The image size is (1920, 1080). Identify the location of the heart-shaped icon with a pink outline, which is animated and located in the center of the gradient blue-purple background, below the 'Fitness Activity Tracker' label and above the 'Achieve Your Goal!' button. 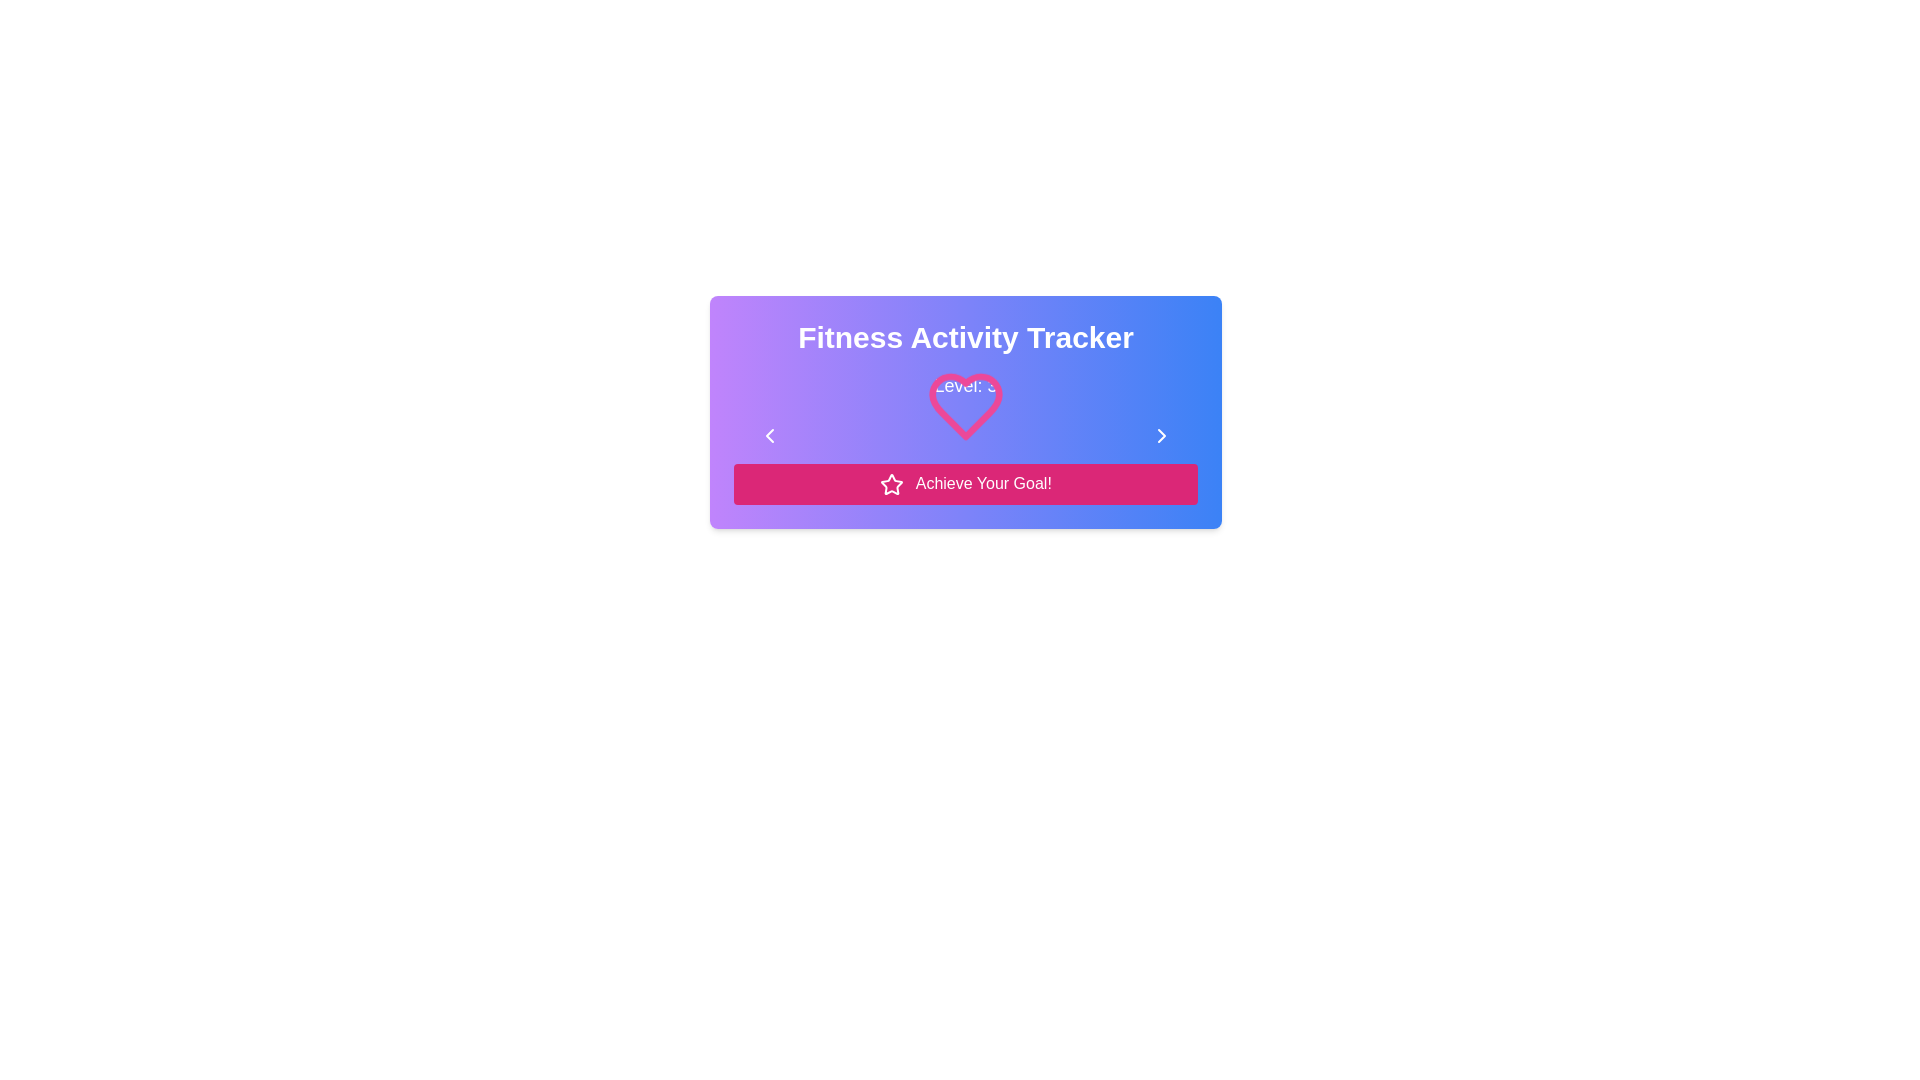
(965, 415).